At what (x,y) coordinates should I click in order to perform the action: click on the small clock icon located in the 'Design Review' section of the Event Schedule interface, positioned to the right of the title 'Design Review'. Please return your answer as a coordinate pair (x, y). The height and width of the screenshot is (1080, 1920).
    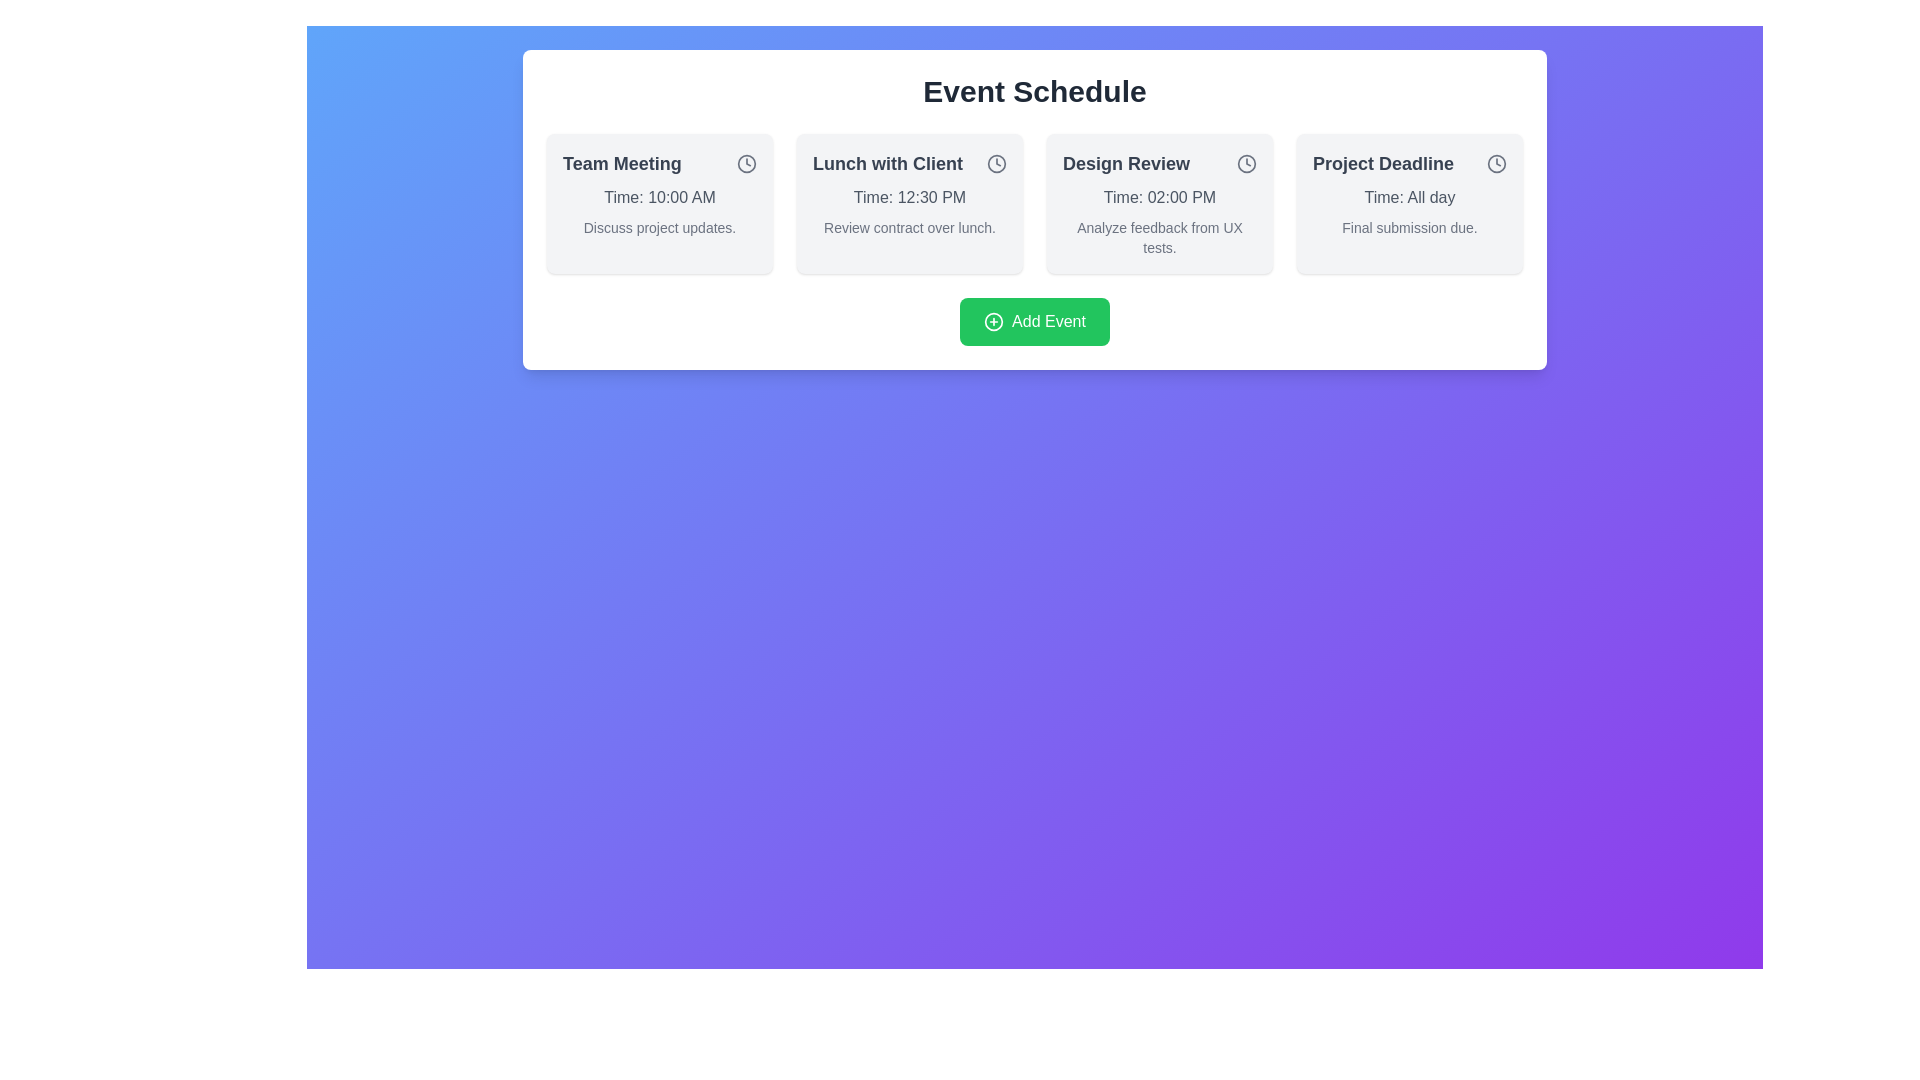
    Looking at the image, I should click on (1246, 163).